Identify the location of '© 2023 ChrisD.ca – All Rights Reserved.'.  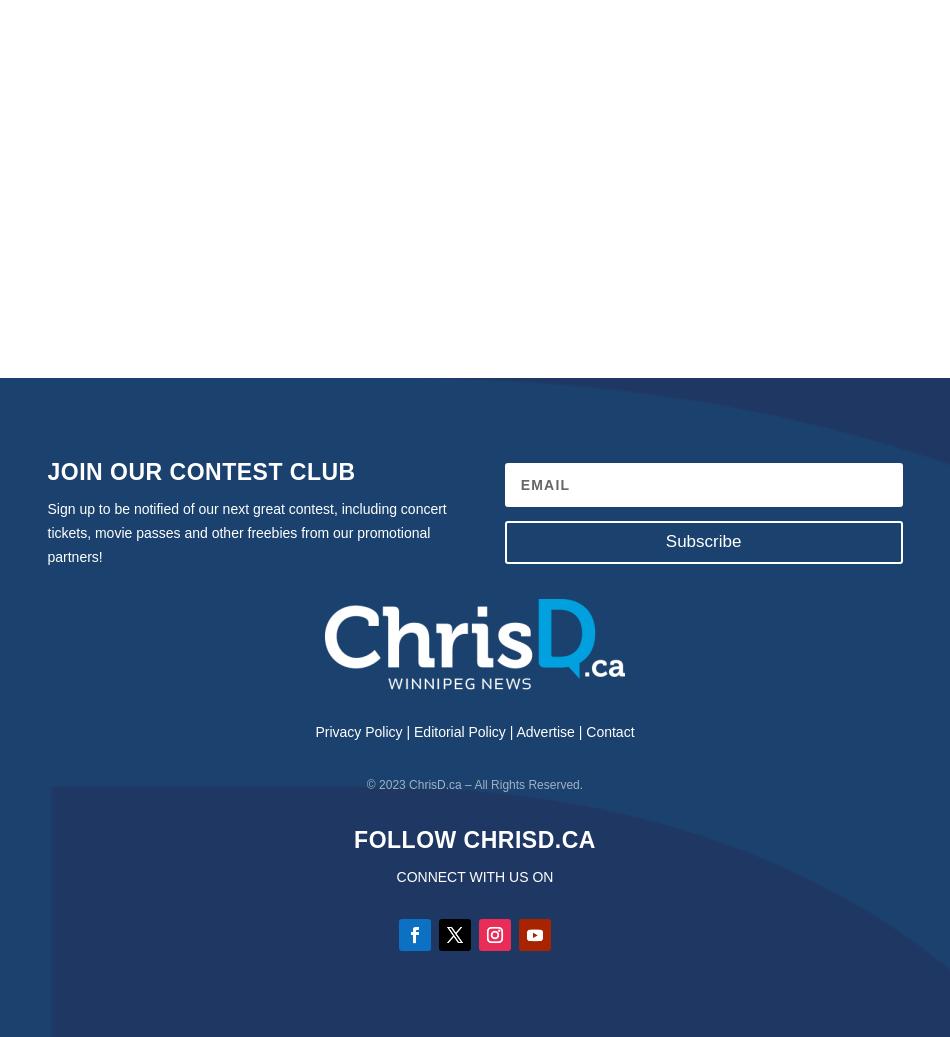
(473, 785).